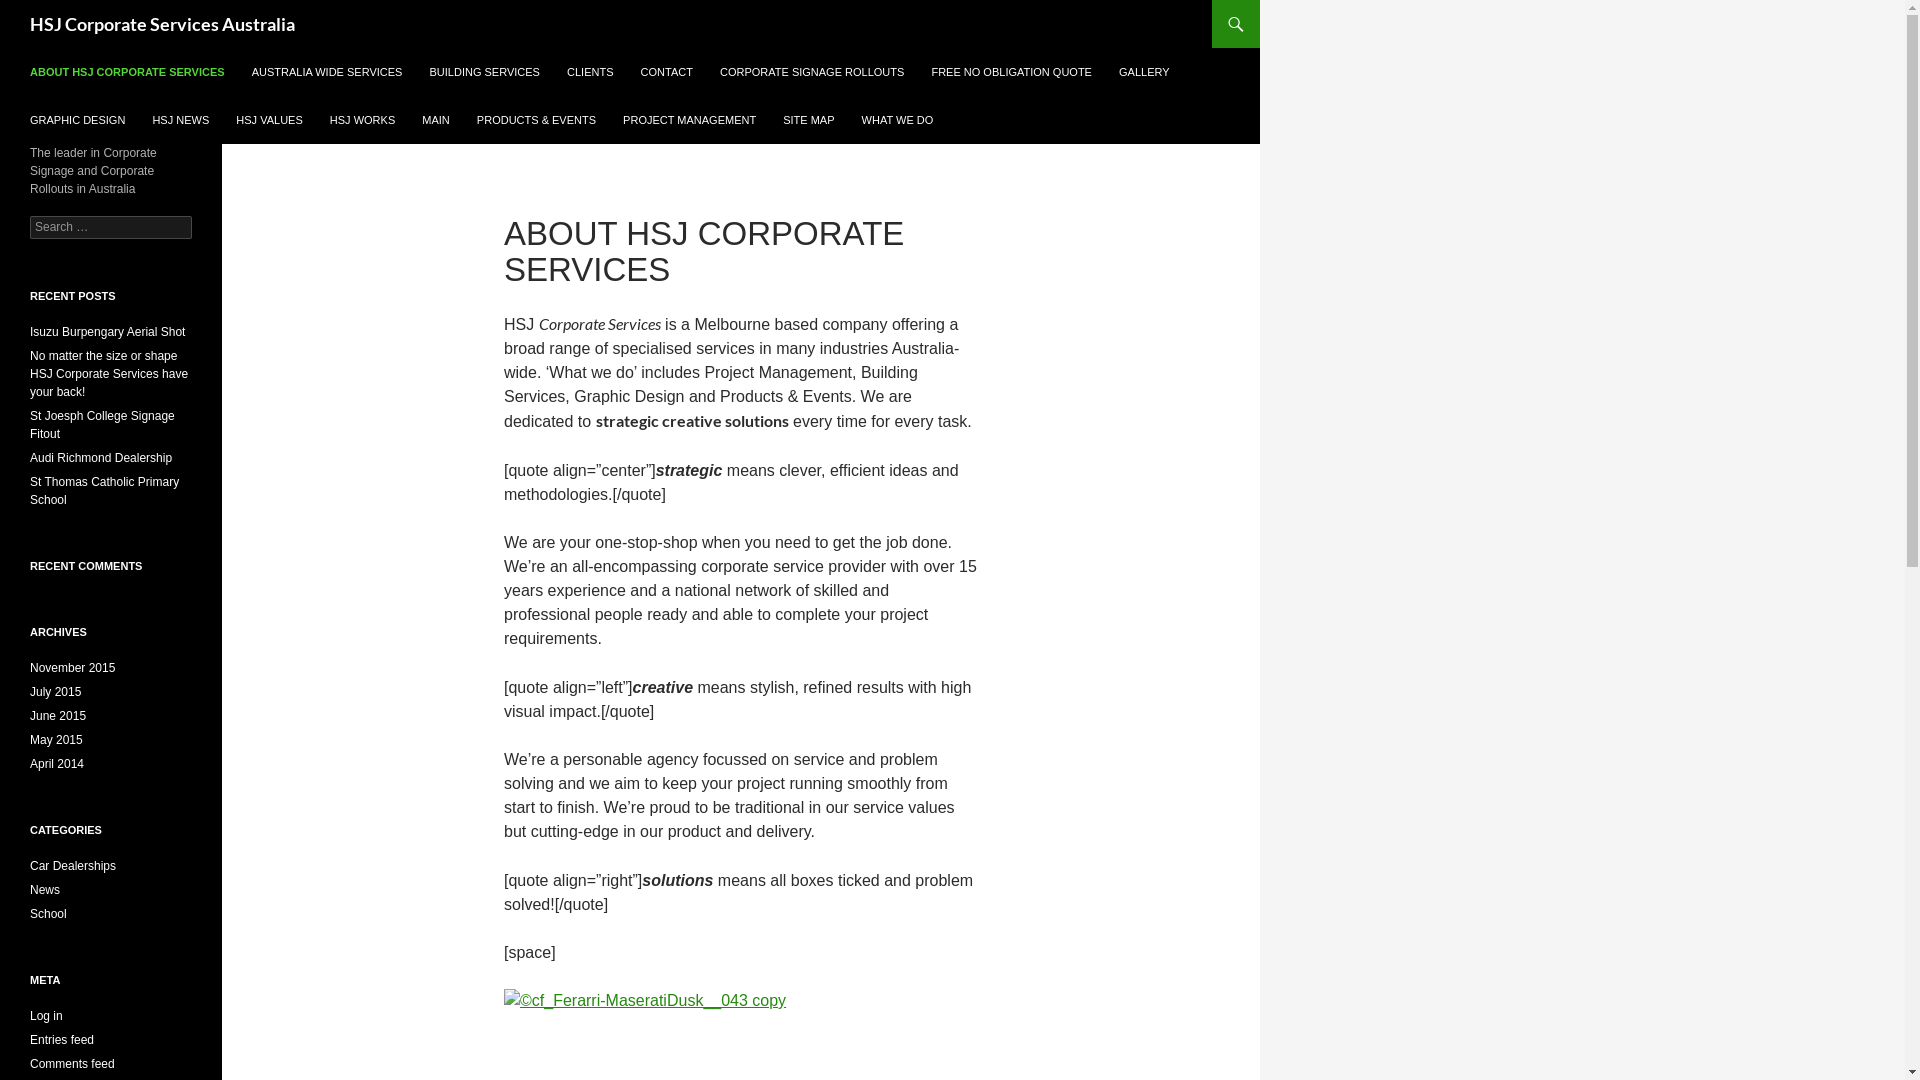 The height and width of the screenshot is (1080, 1920). Describe the element at coordinates (1144, 71) in the screenshot. I see `'GALLERY'` at that location.